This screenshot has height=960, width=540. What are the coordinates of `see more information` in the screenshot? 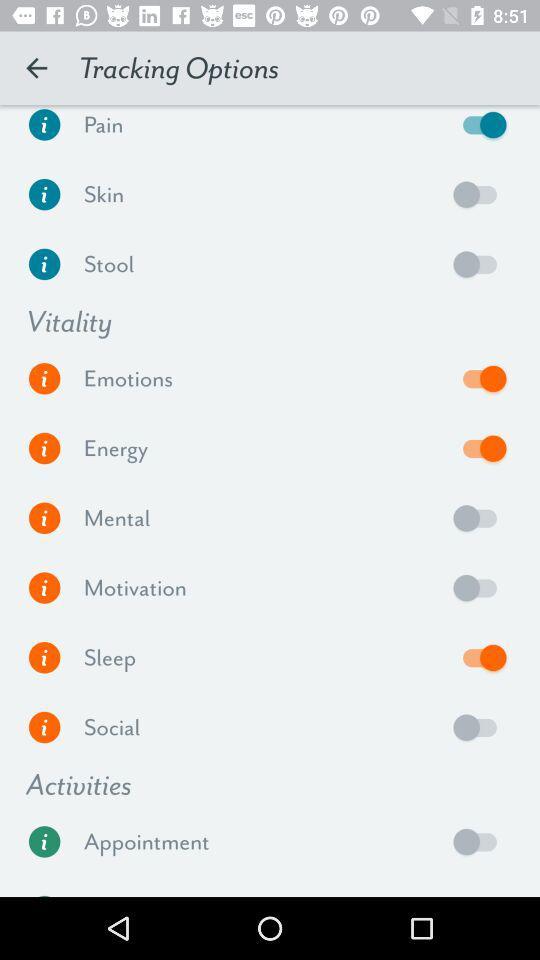 It's located at (44, 588).